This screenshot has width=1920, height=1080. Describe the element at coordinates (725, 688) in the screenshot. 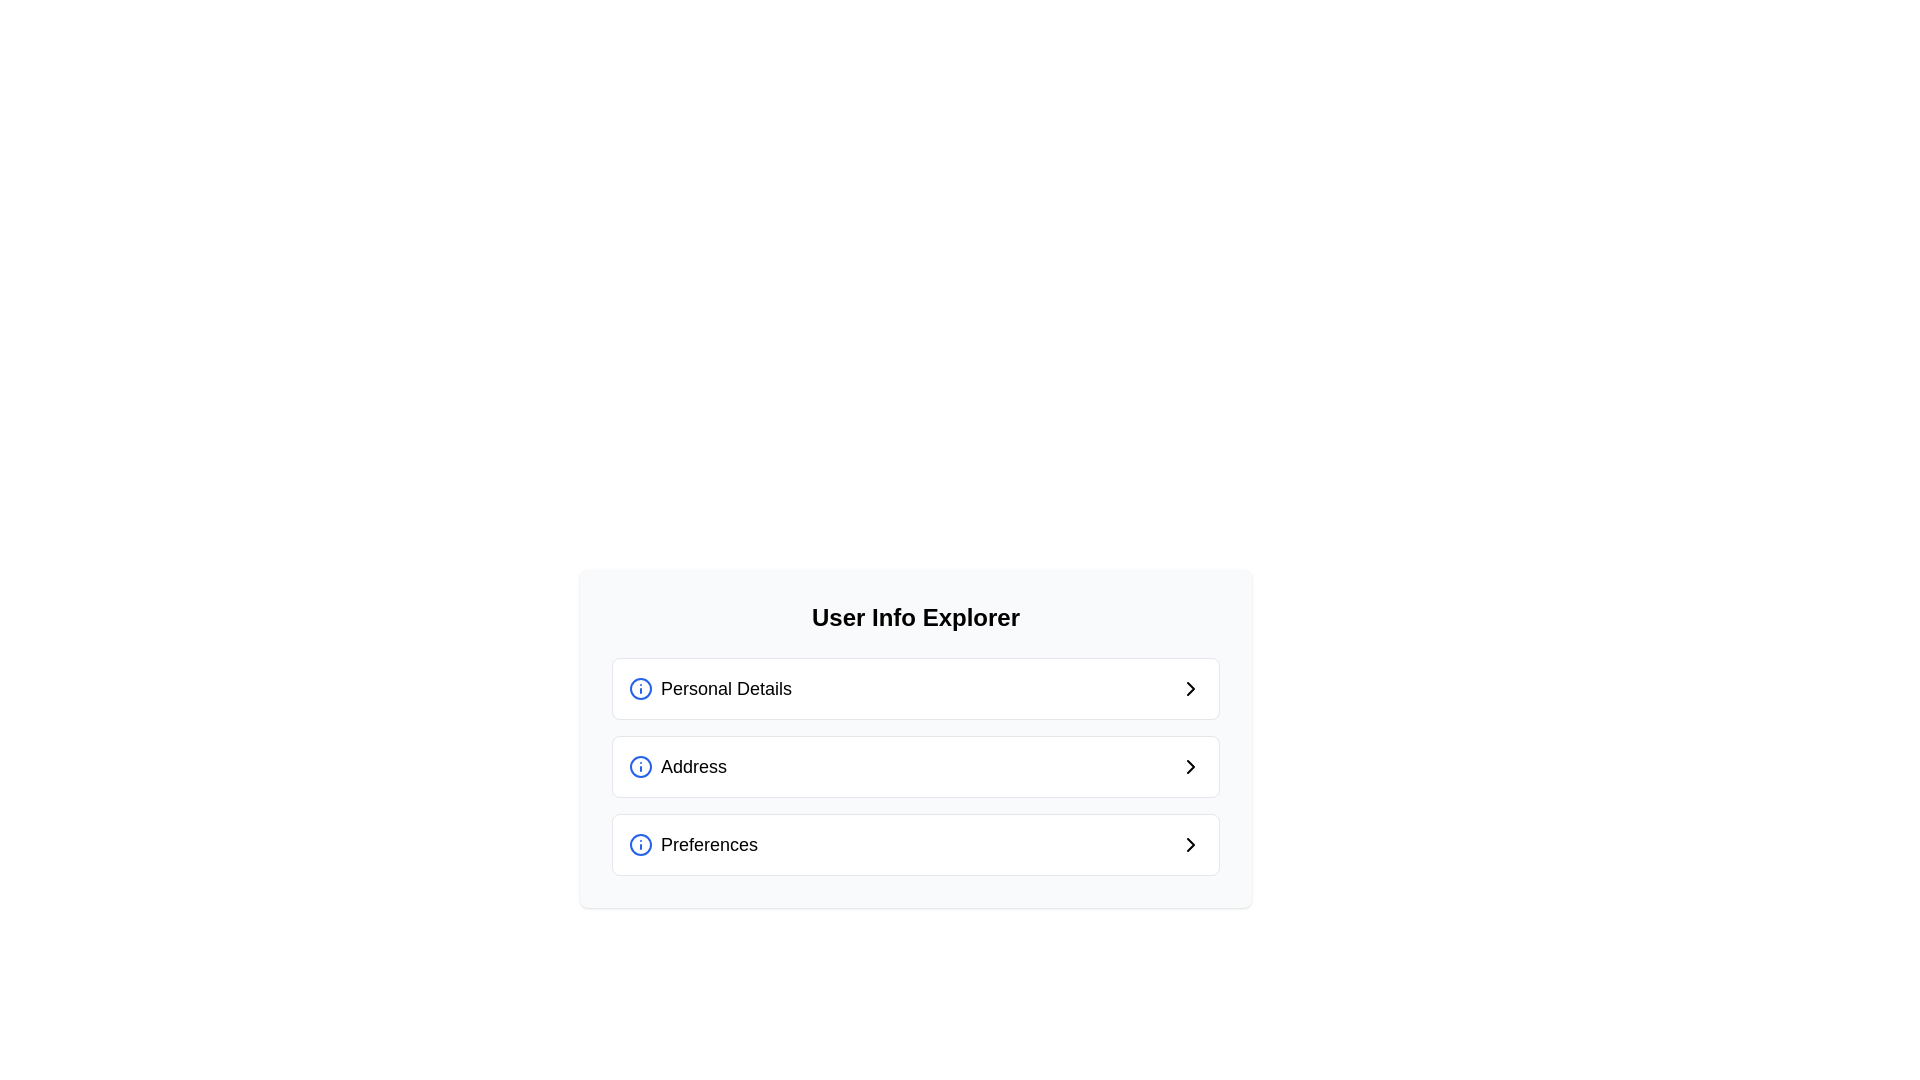

I see `the 'Personal Details' text label, which is the first entry in a vertical list, to associate it with user selection actions` at that location.